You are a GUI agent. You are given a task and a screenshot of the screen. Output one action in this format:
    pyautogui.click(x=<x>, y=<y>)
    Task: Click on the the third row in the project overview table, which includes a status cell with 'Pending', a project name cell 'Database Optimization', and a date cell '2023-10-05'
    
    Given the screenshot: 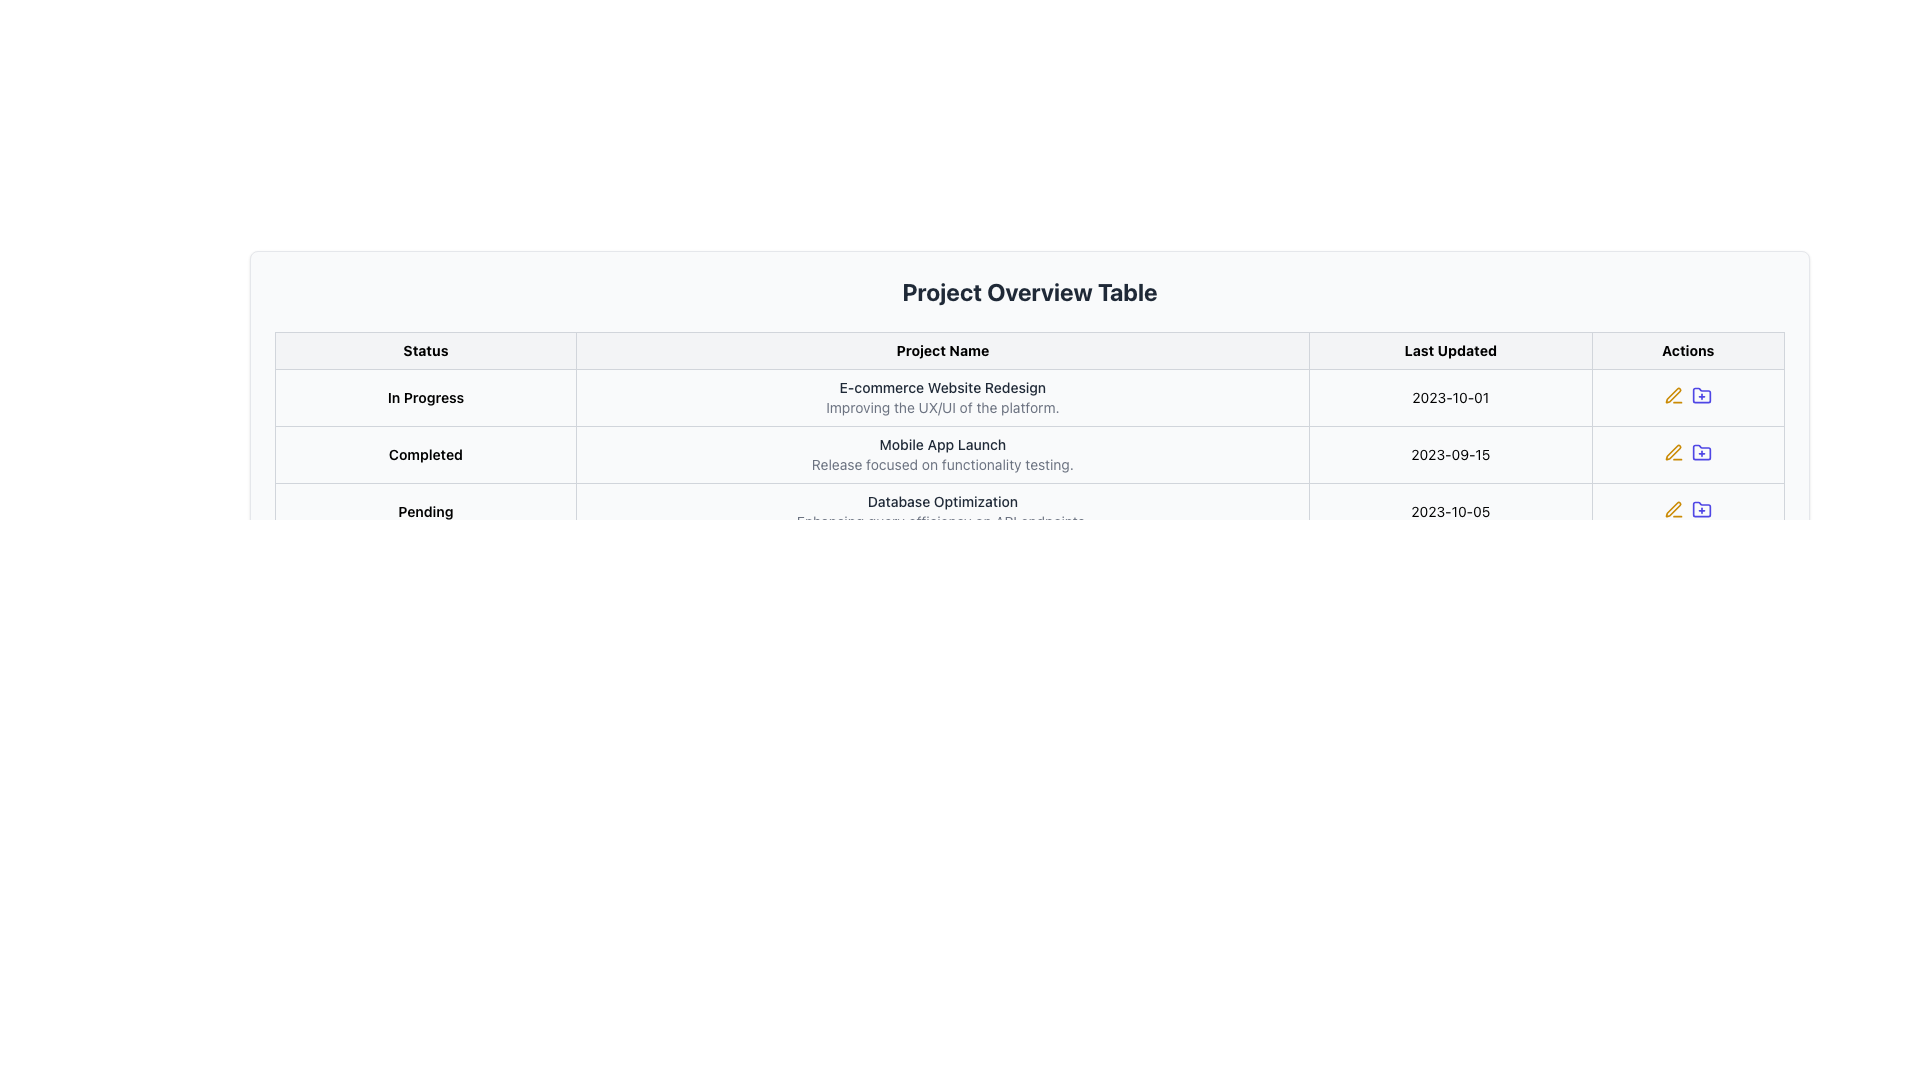 What is the action you would take?
    pyautogui.click(x=1030, y=511)
    